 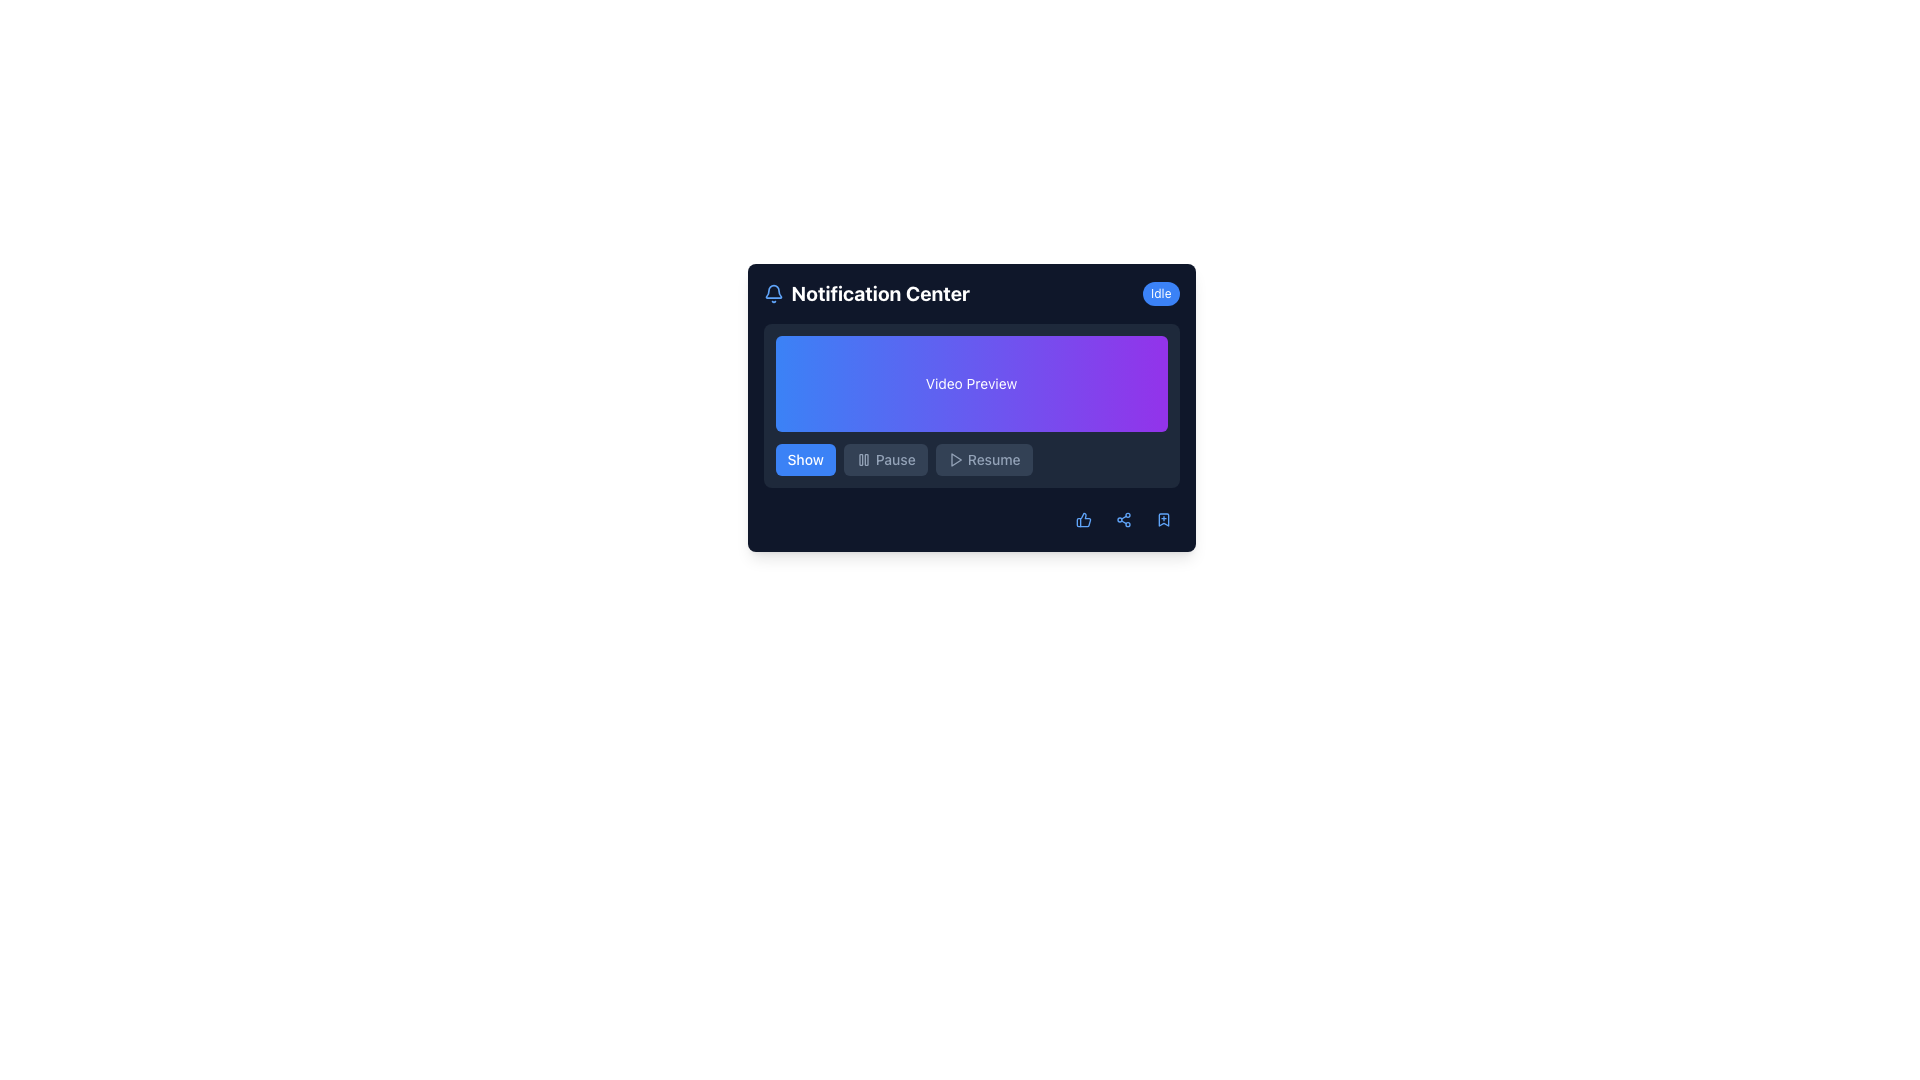 I want to click on the right vertical bar of the Pause icon, which is positioned towards the center-right of the interface, adjacent to the 'Show' button on the left and the 'Resume' button on the right, so click(x=866, y=459).